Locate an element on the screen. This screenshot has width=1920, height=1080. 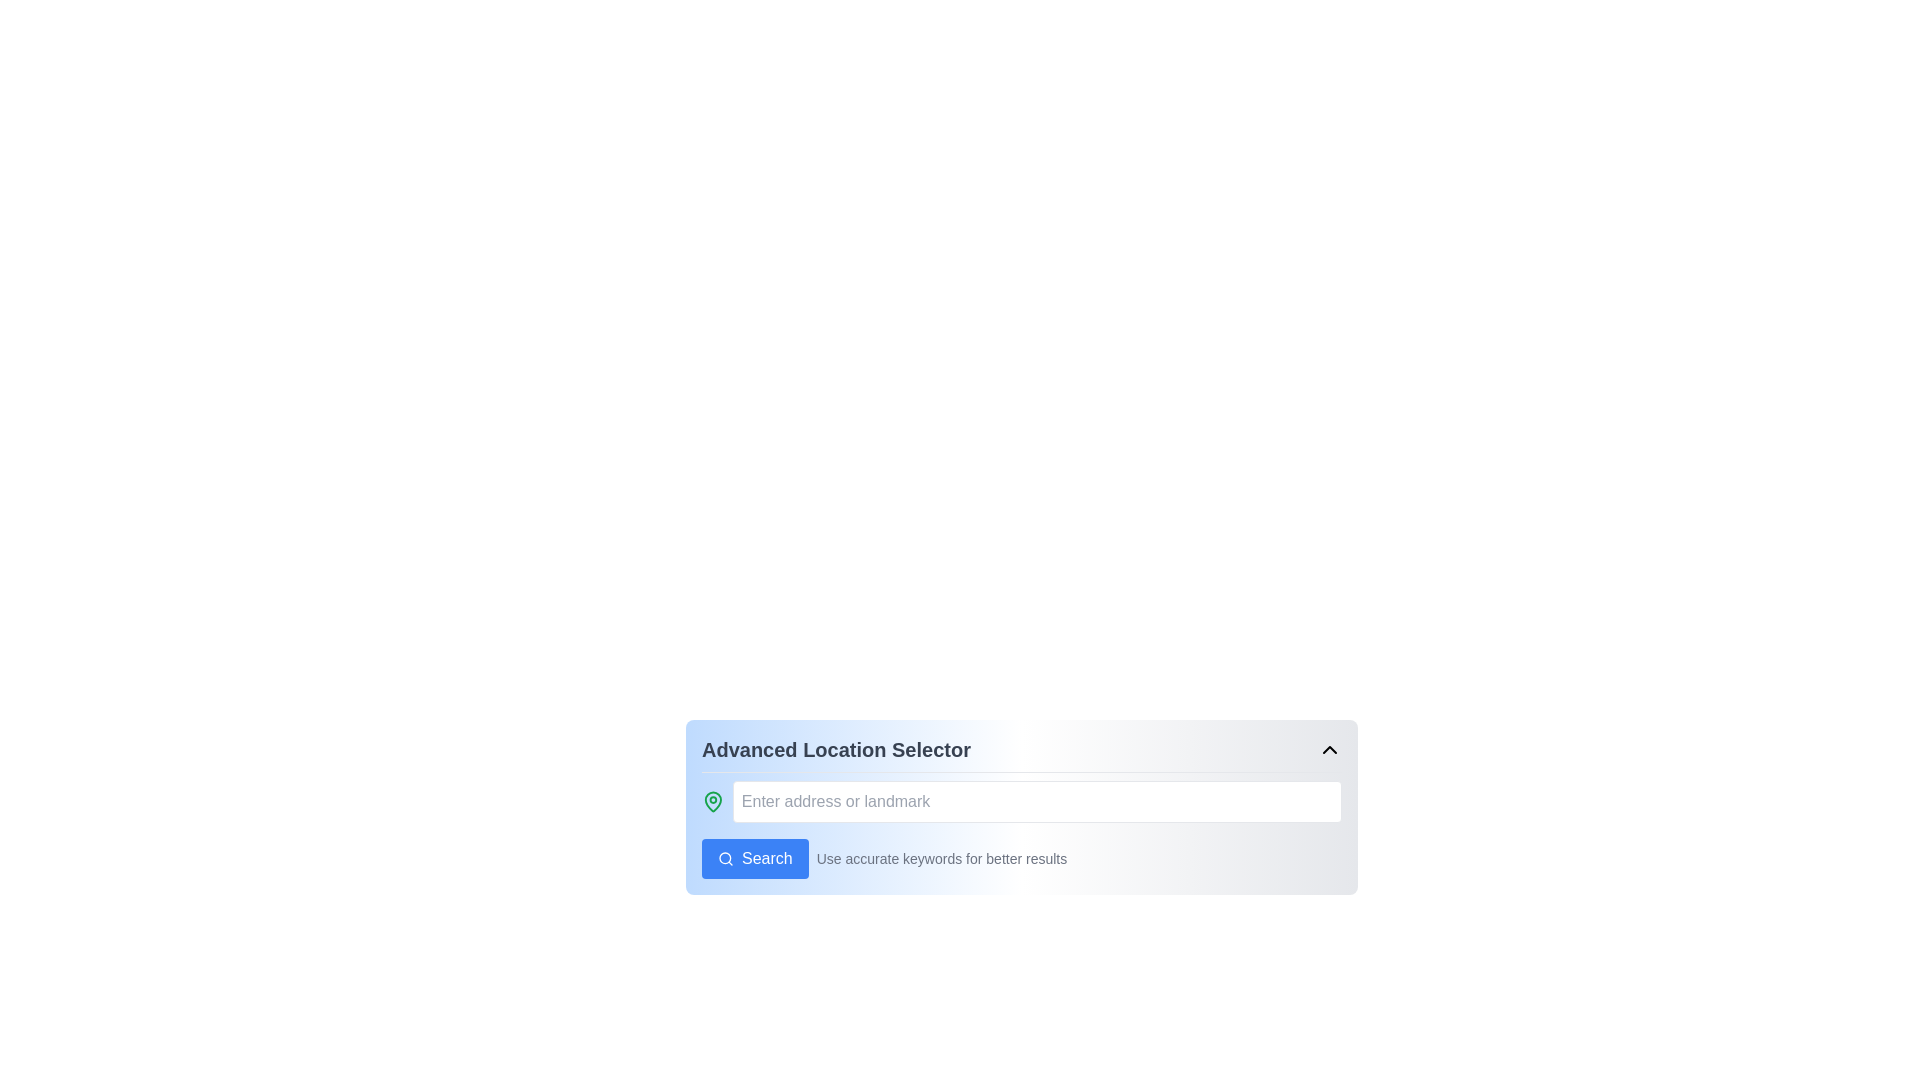
guidance text accompanying the 'Search' button, which states 'Use accurate keywords for better results' is located at coordinates (1022, 858).